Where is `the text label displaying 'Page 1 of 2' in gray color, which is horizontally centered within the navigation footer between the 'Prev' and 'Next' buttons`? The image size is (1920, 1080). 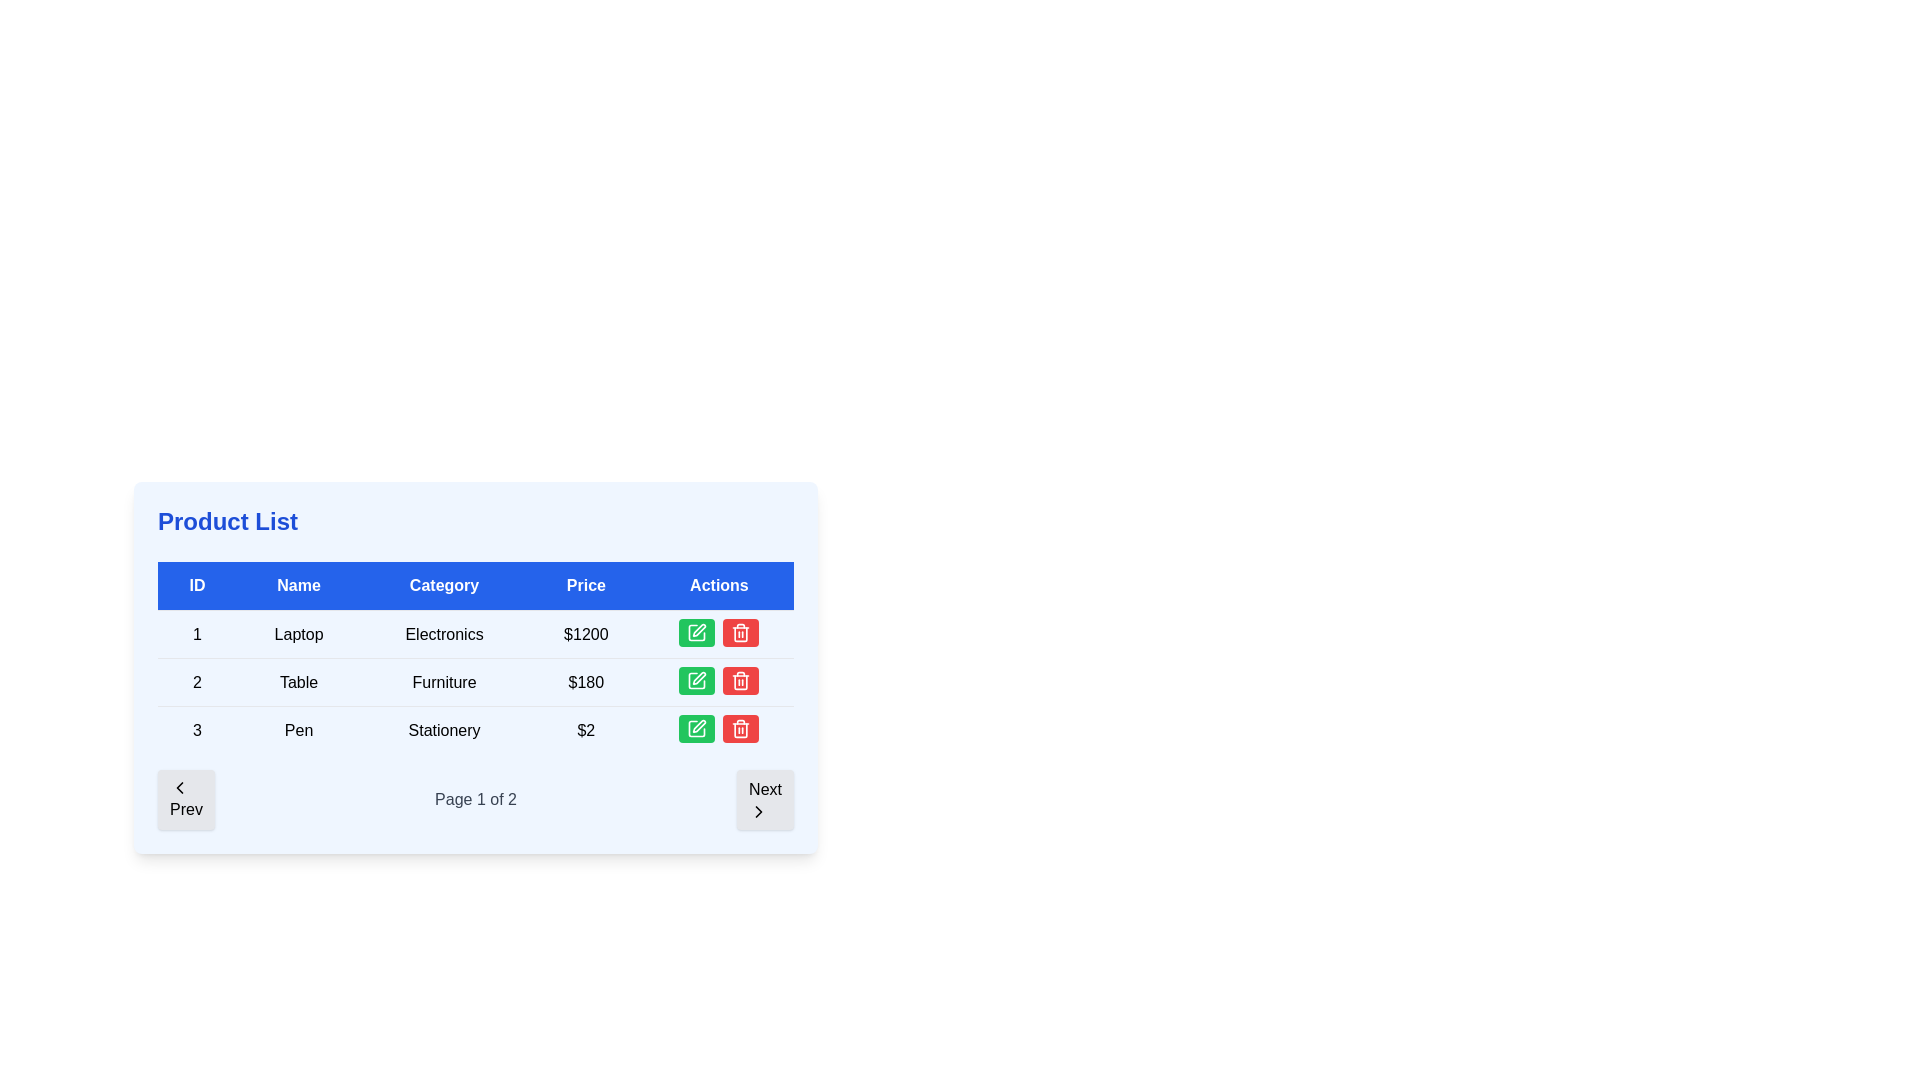 the text label displaying 'Page 1 of 2' in gray color, which is horizontally centered within the navigation footer between the 'Prev' and 'Next' buttons is located at coordinates (474, 798).